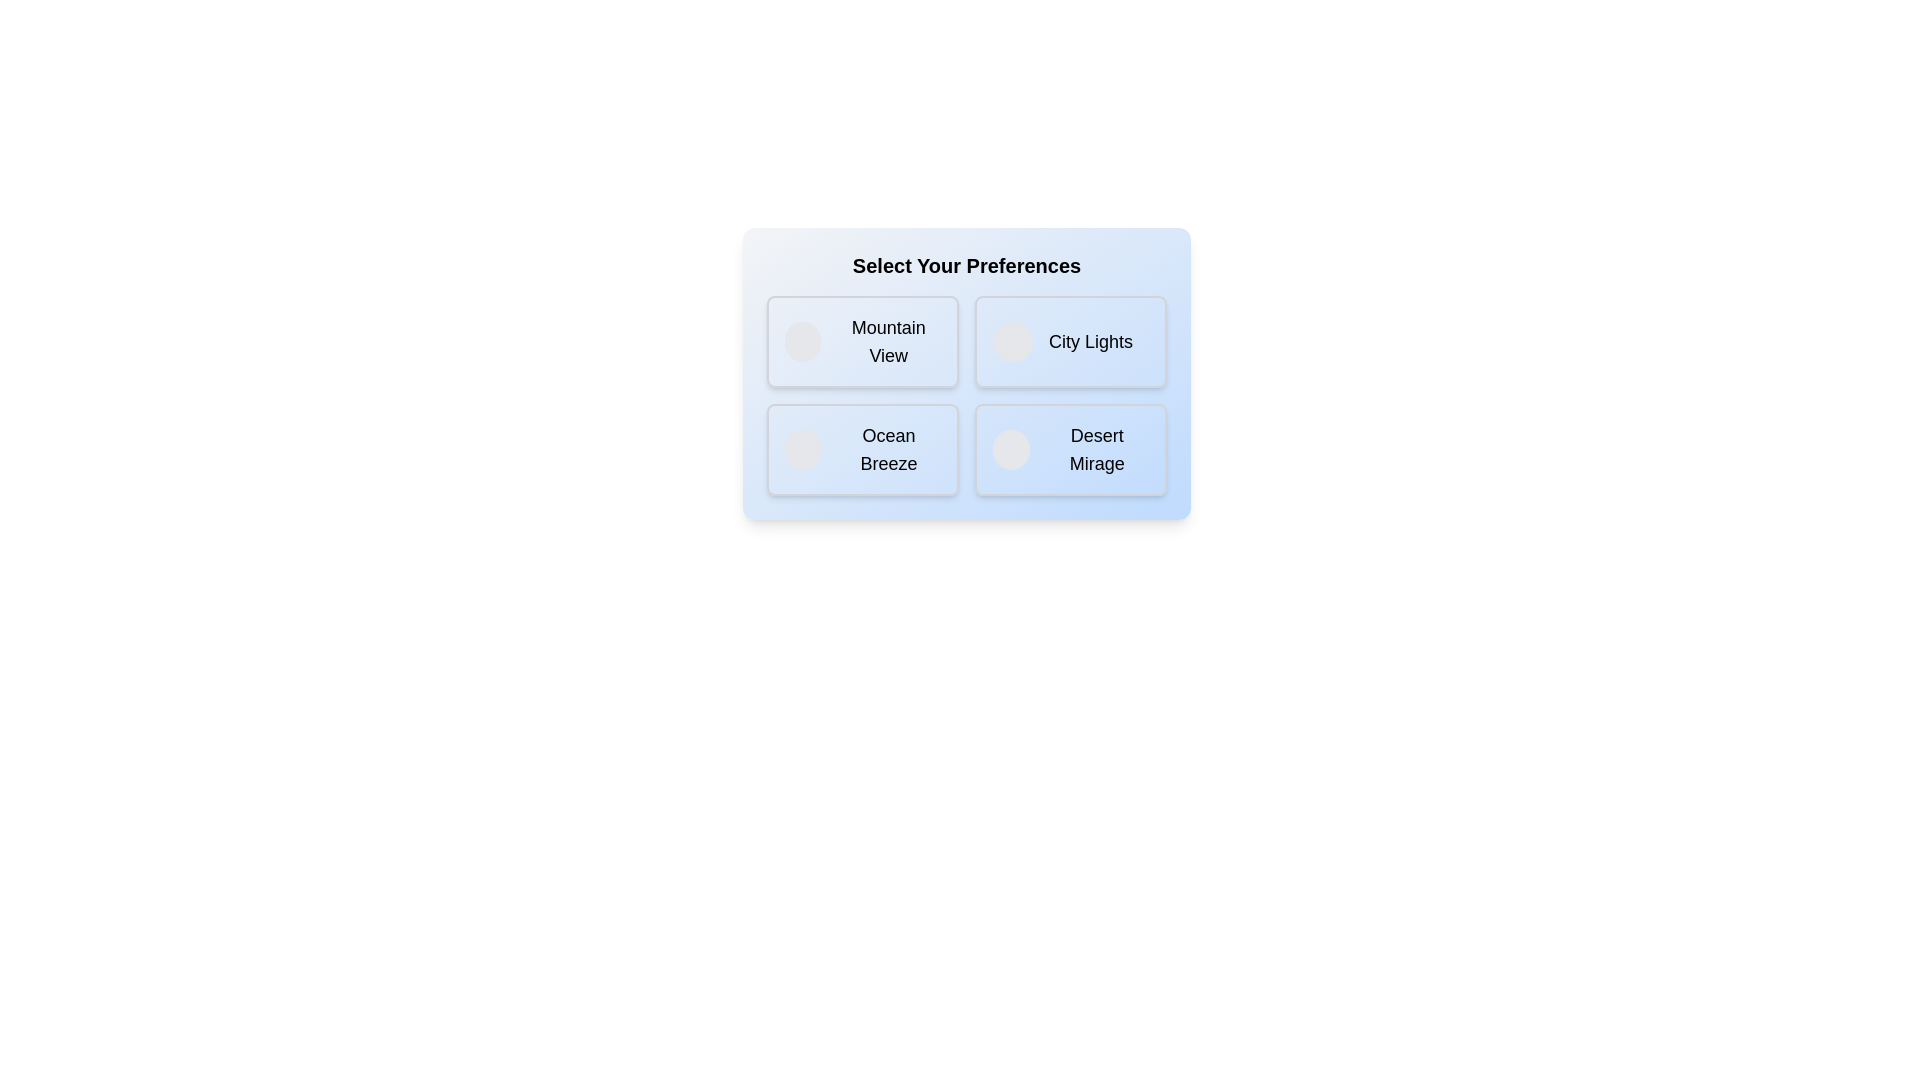 The height and width of the screenshot is (1080, 1920). Describe the element at coordinates (863, 341) in the screenshot. I see `the option labeled Mountain View to observe visual feedback` at that location.